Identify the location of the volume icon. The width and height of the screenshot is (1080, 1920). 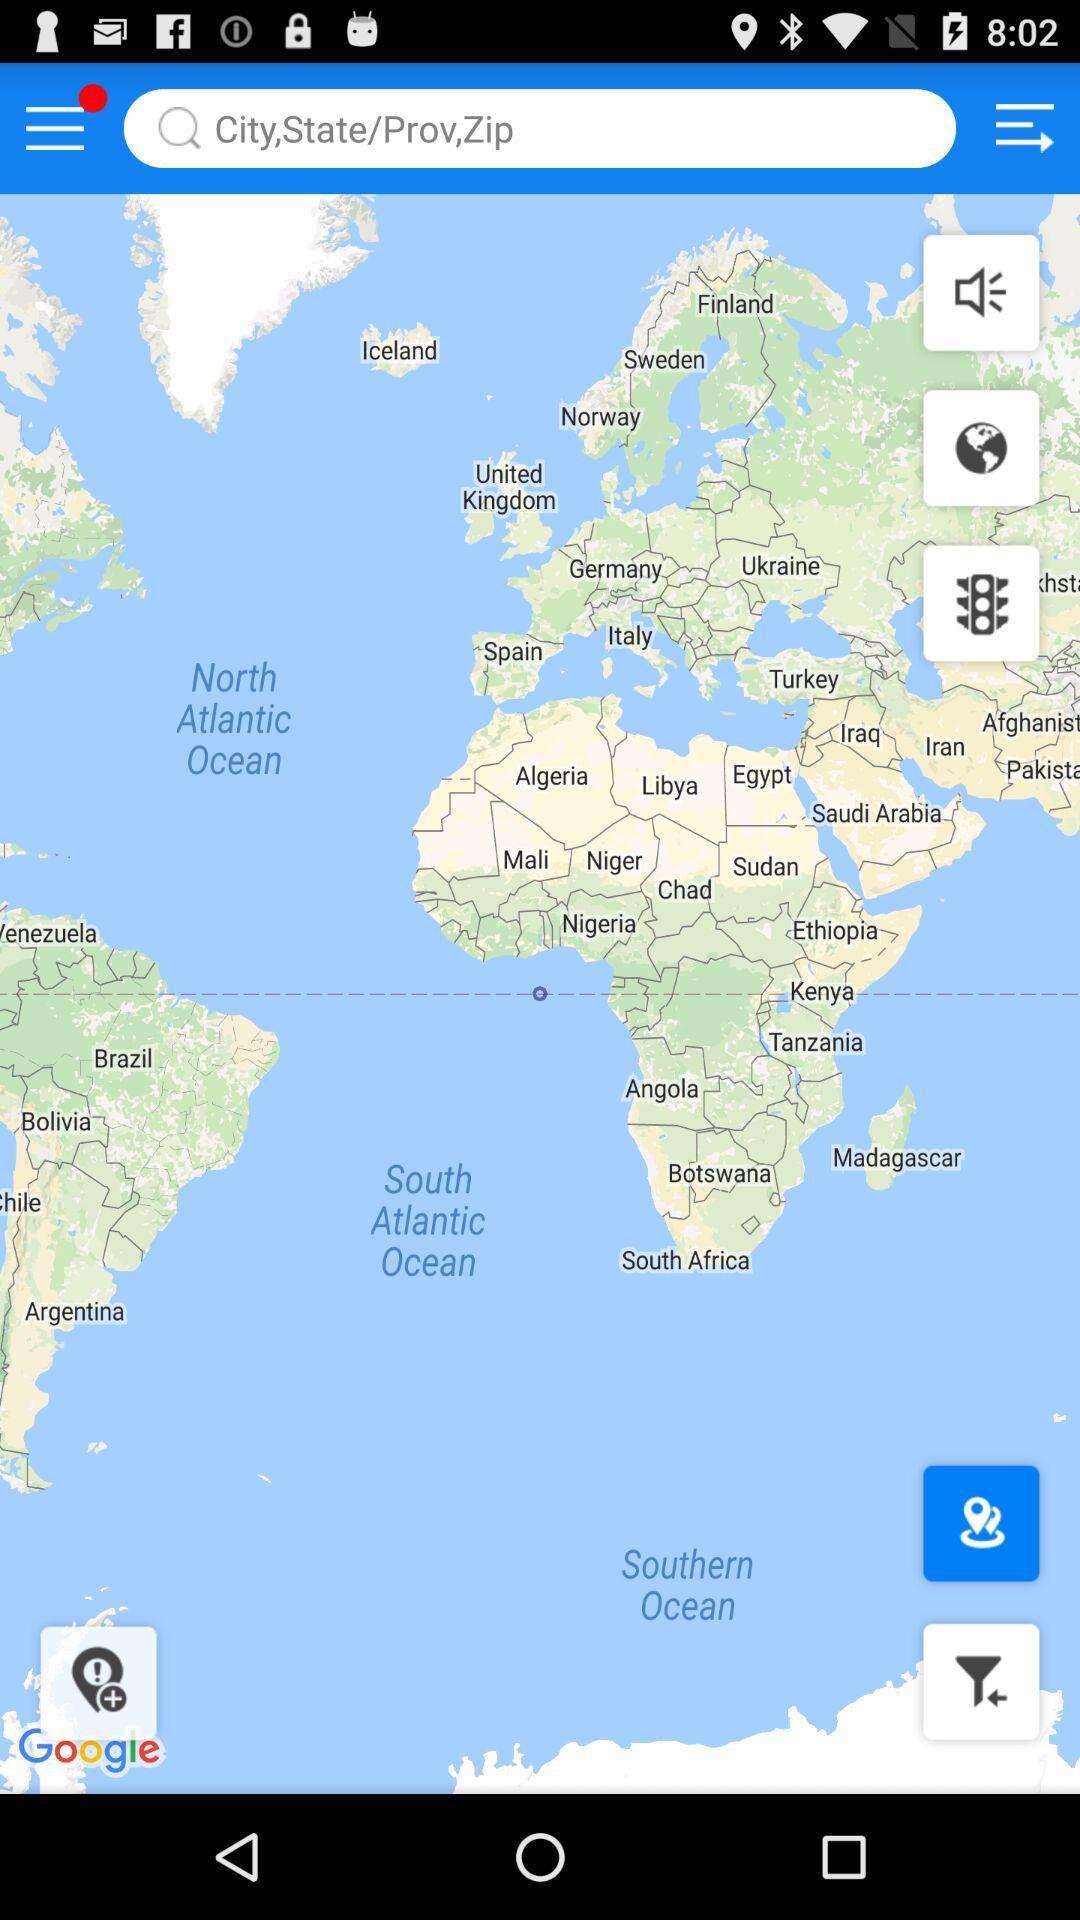
(980, 312).